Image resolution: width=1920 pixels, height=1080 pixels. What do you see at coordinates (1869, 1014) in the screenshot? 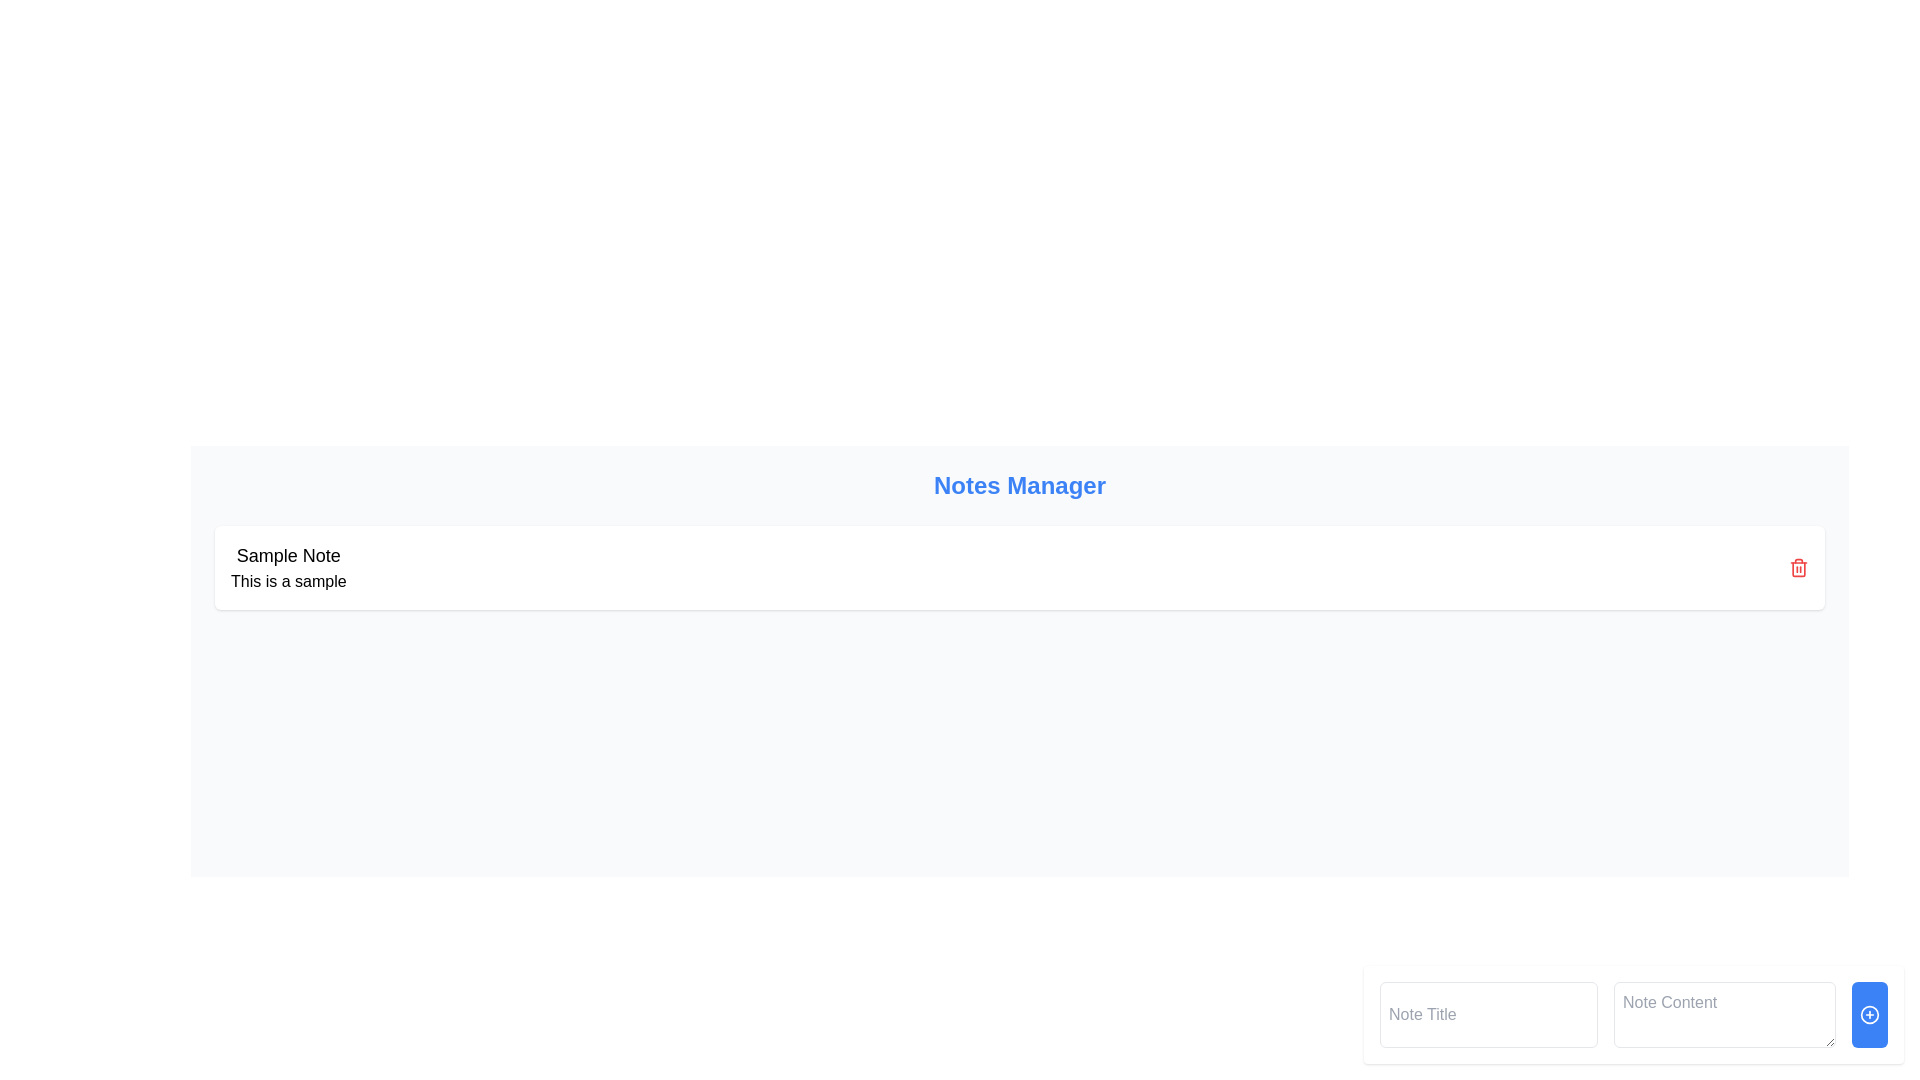
I see `the button containing the circular icon element` at bounding box center [1869, 1014].